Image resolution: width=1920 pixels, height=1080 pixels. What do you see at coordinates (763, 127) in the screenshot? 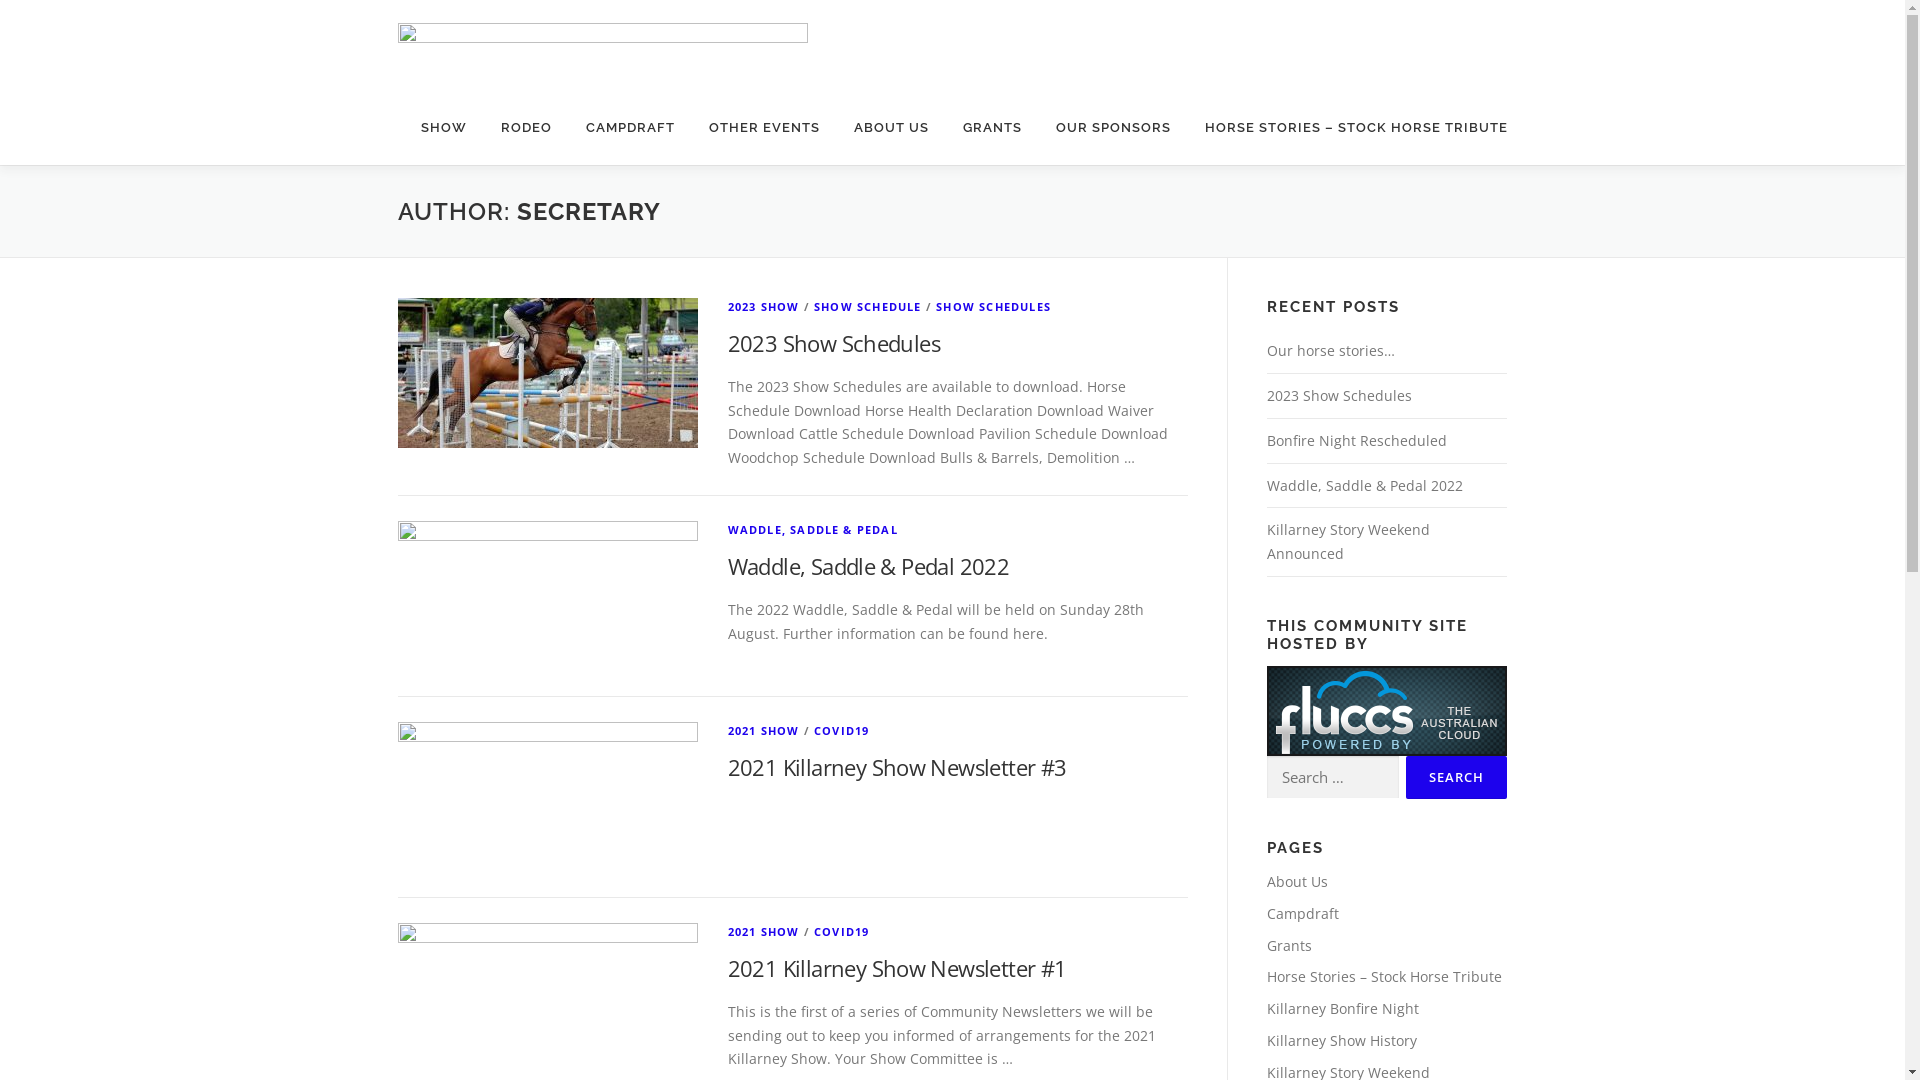
I see `'OTHER EVENTS'` at bounding box center [763, 127].